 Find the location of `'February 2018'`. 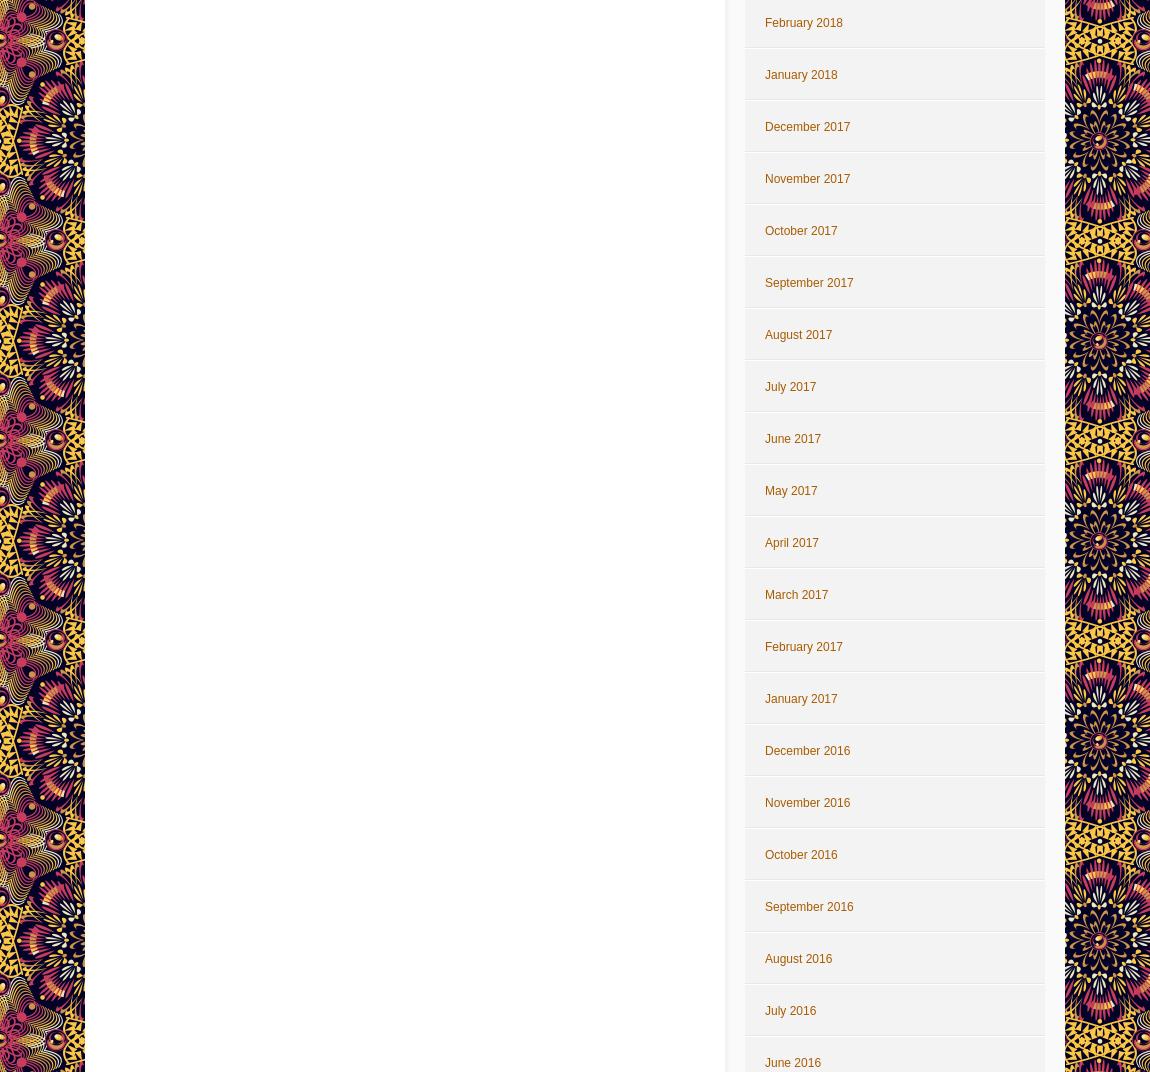

'February 2018' is located at coordinates (802, 22).